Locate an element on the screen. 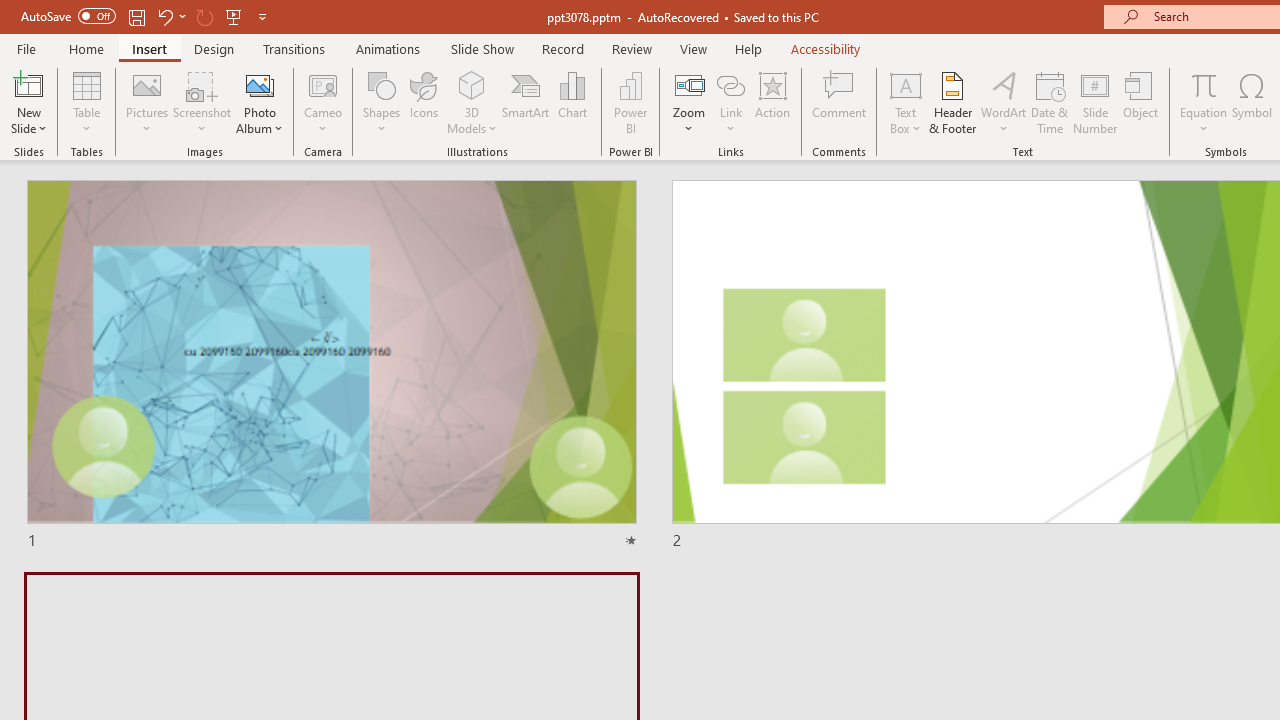  'WordArt' is located at coordinates (1004, 103).